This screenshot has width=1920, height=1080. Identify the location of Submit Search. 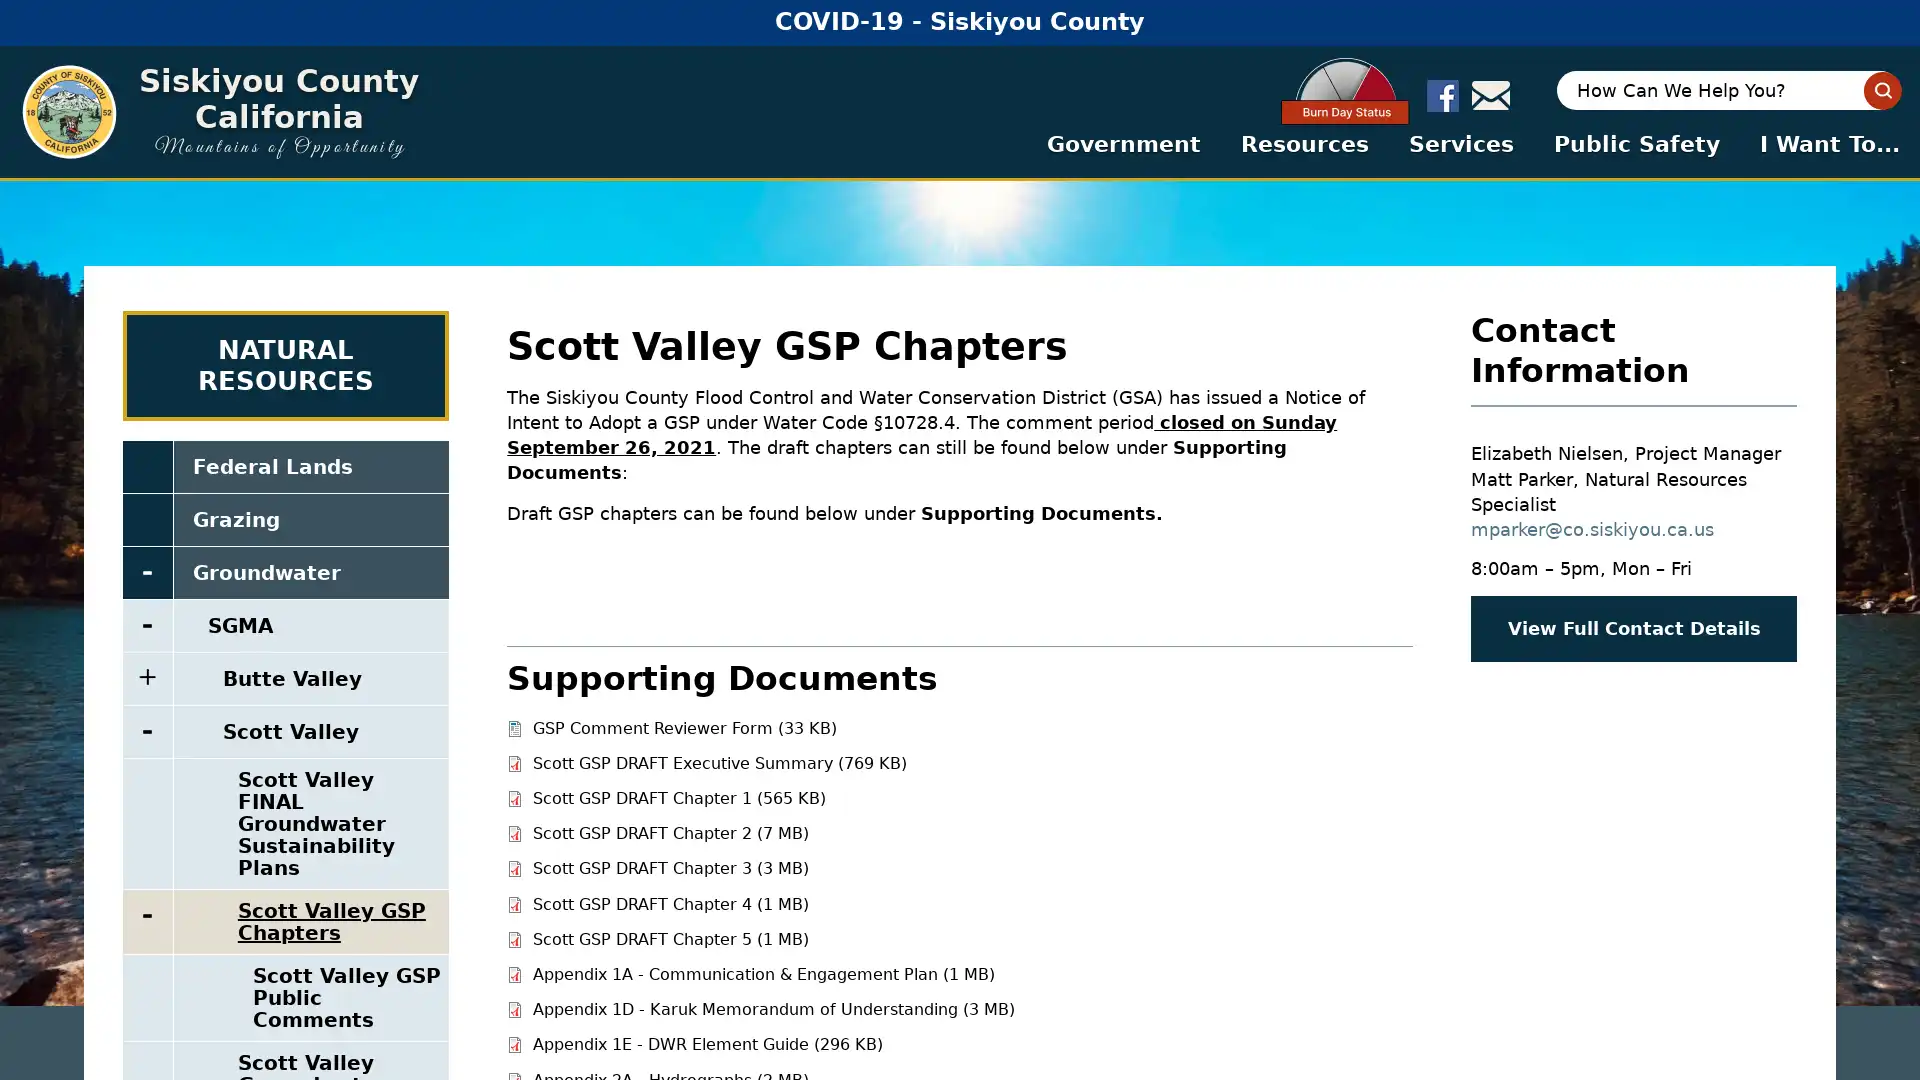
(1881, 90).